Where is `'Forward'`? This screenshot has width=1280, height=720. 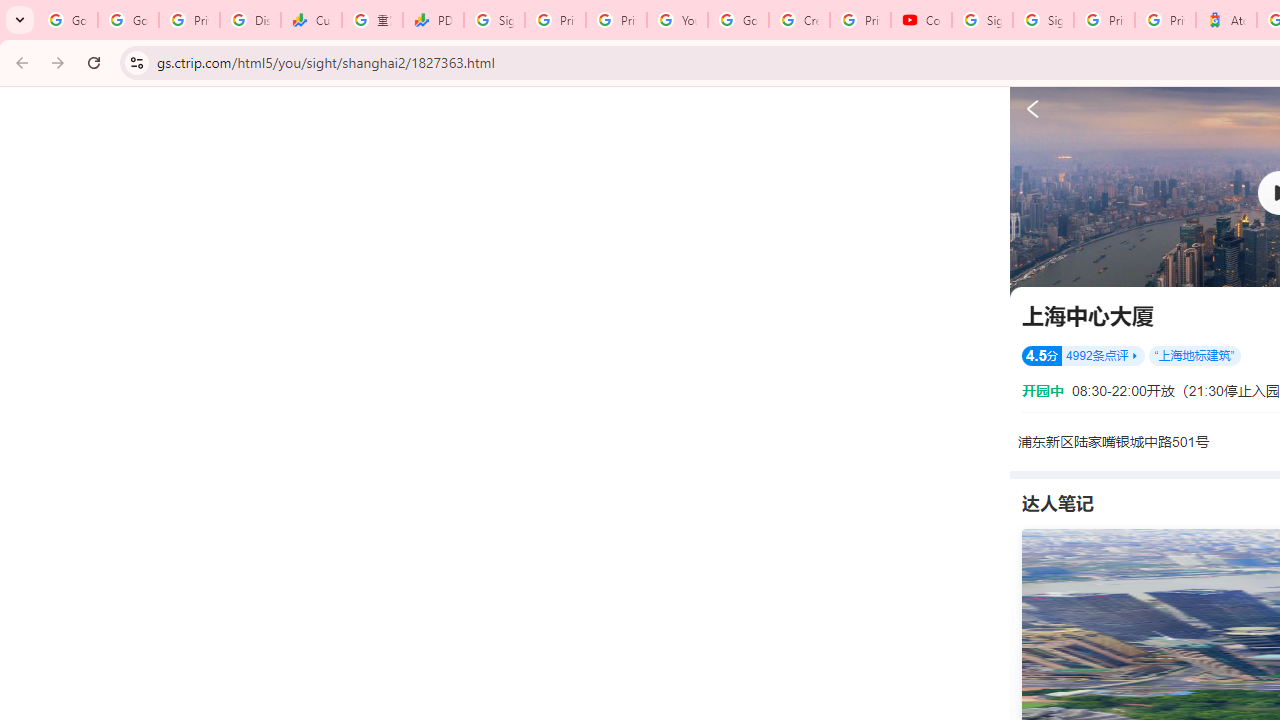 'Forward' is located at coordinates (58, 61).